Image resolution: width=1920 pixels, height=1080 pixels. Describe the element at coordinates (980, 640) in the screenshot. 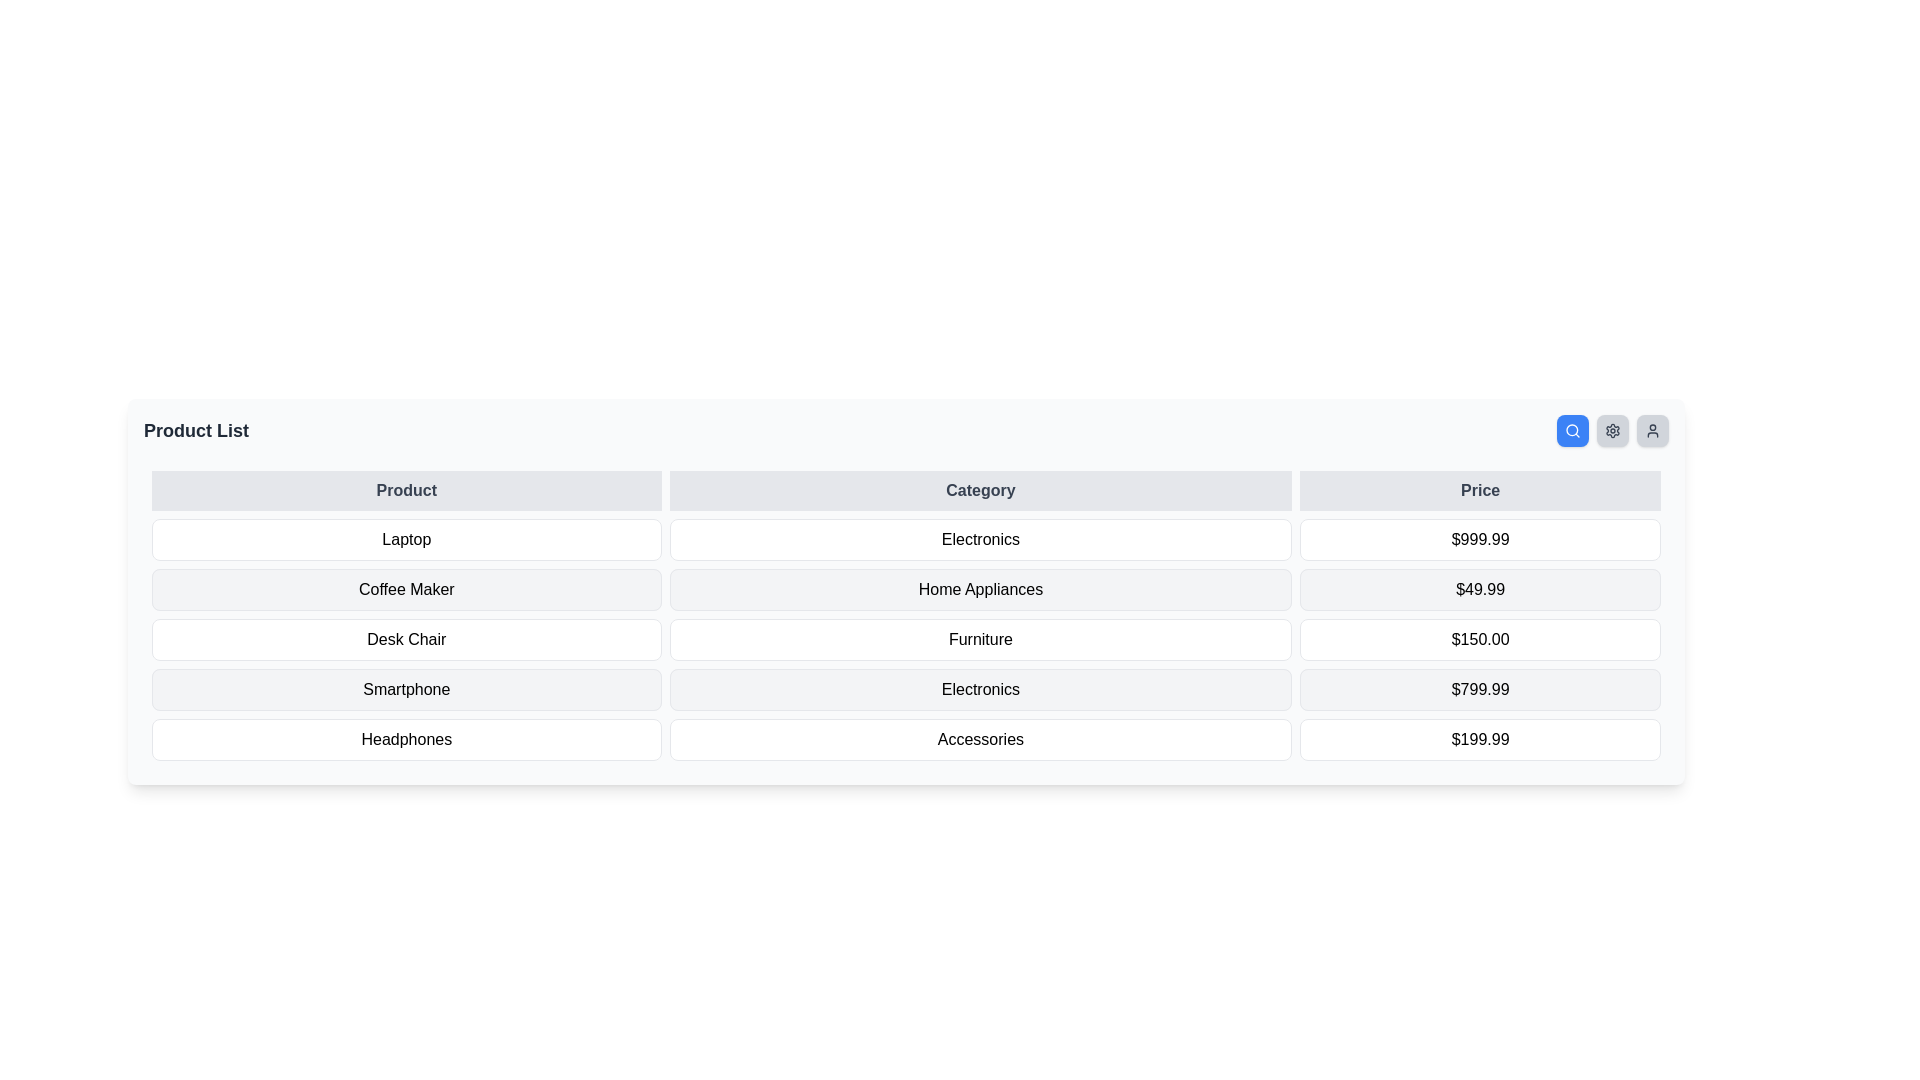

I see `the static text element representing the product category 'Desk Chair' located in the second column of the table and third row` at that location.